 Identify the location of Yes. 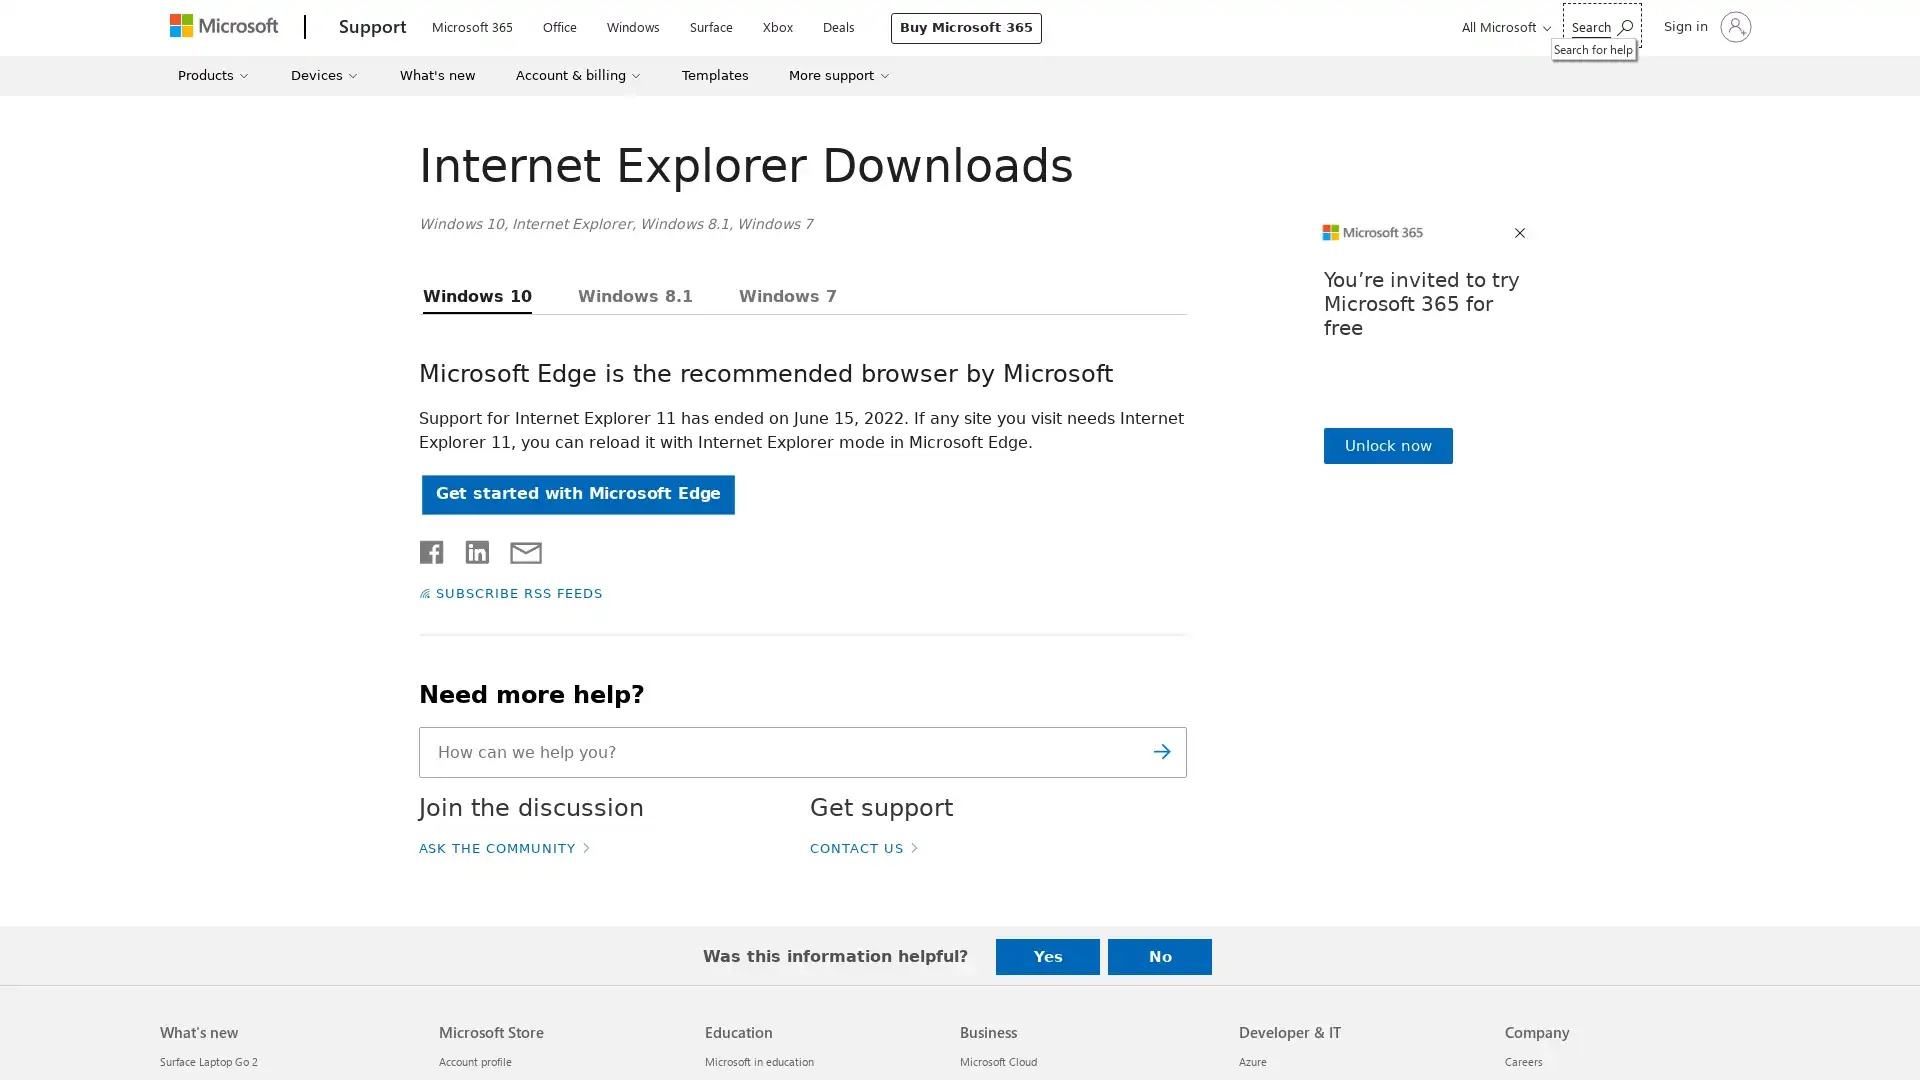
(1046, 955).